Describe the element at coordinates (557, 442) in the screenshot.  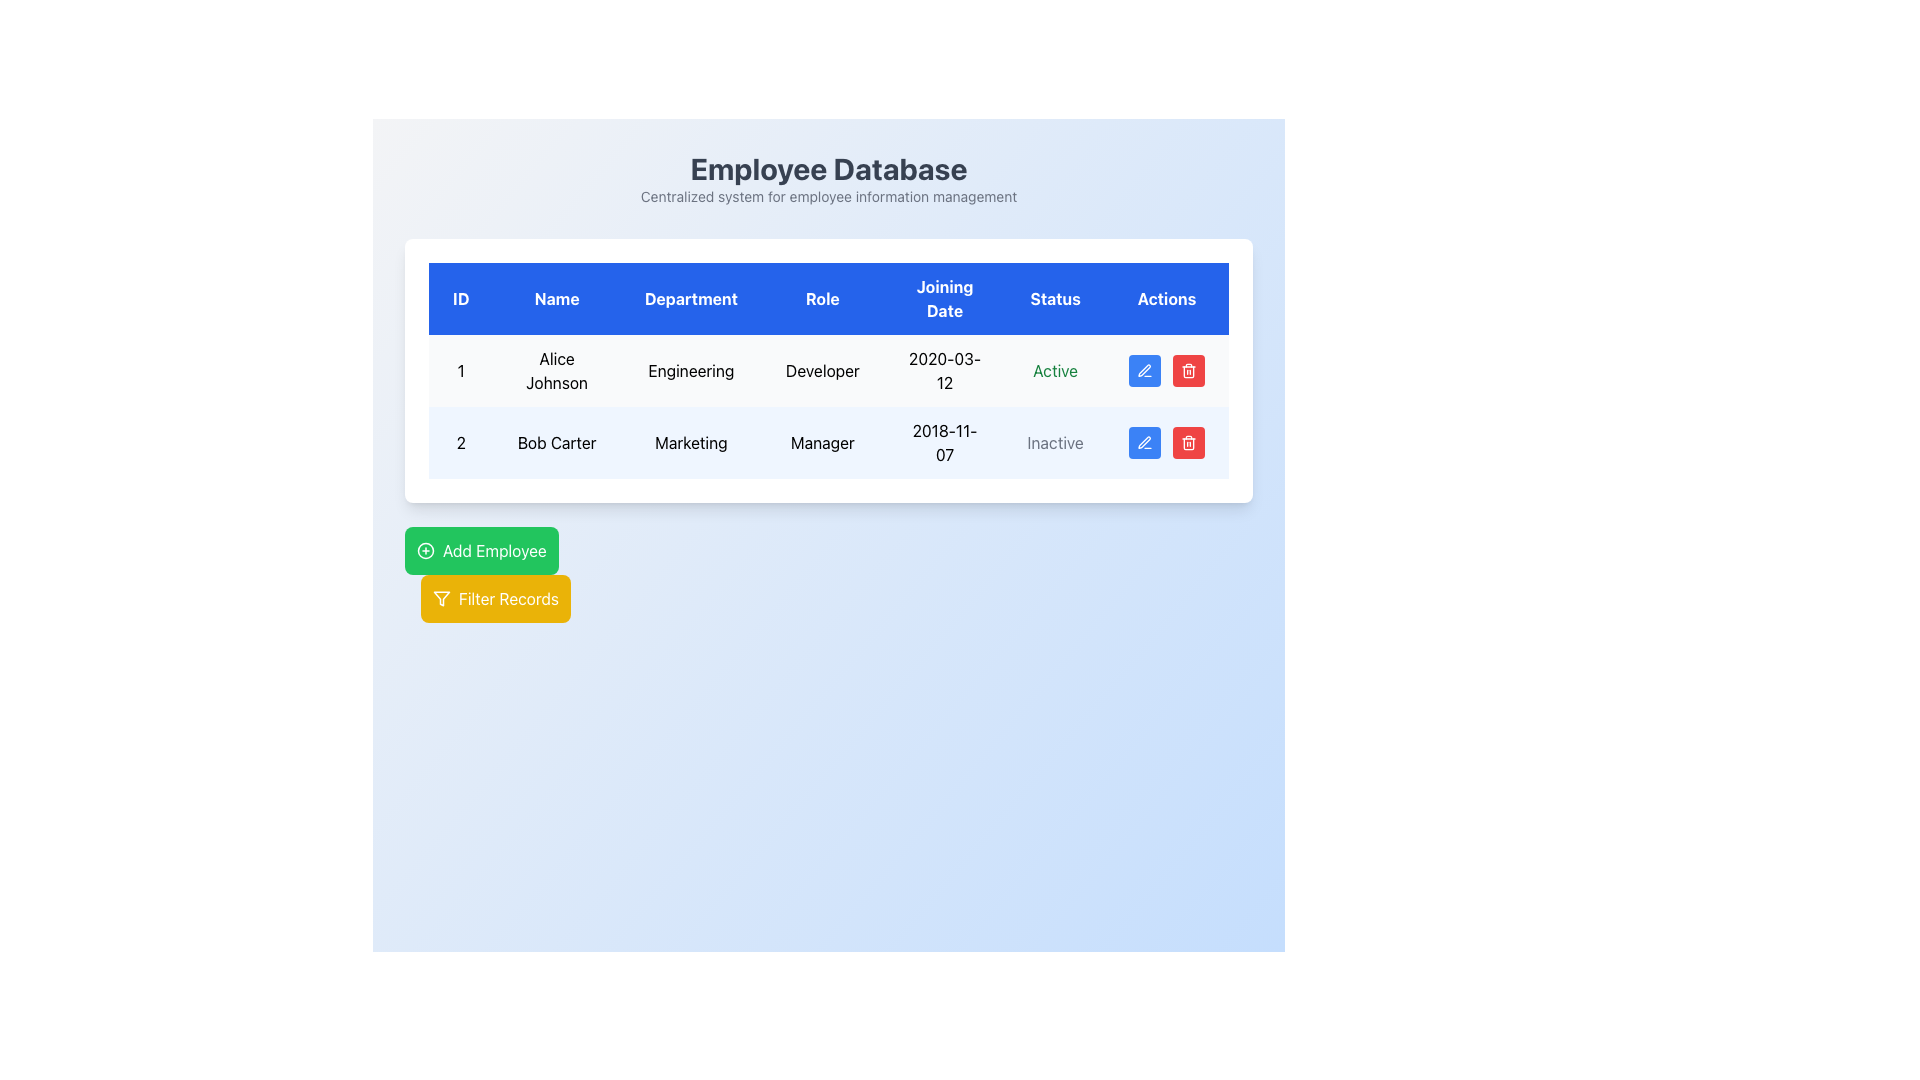
I see `the table cell displaying the name 'Bob Carter' in the second row under the 'Name' column of the 'Employee Database' interface` at that location.